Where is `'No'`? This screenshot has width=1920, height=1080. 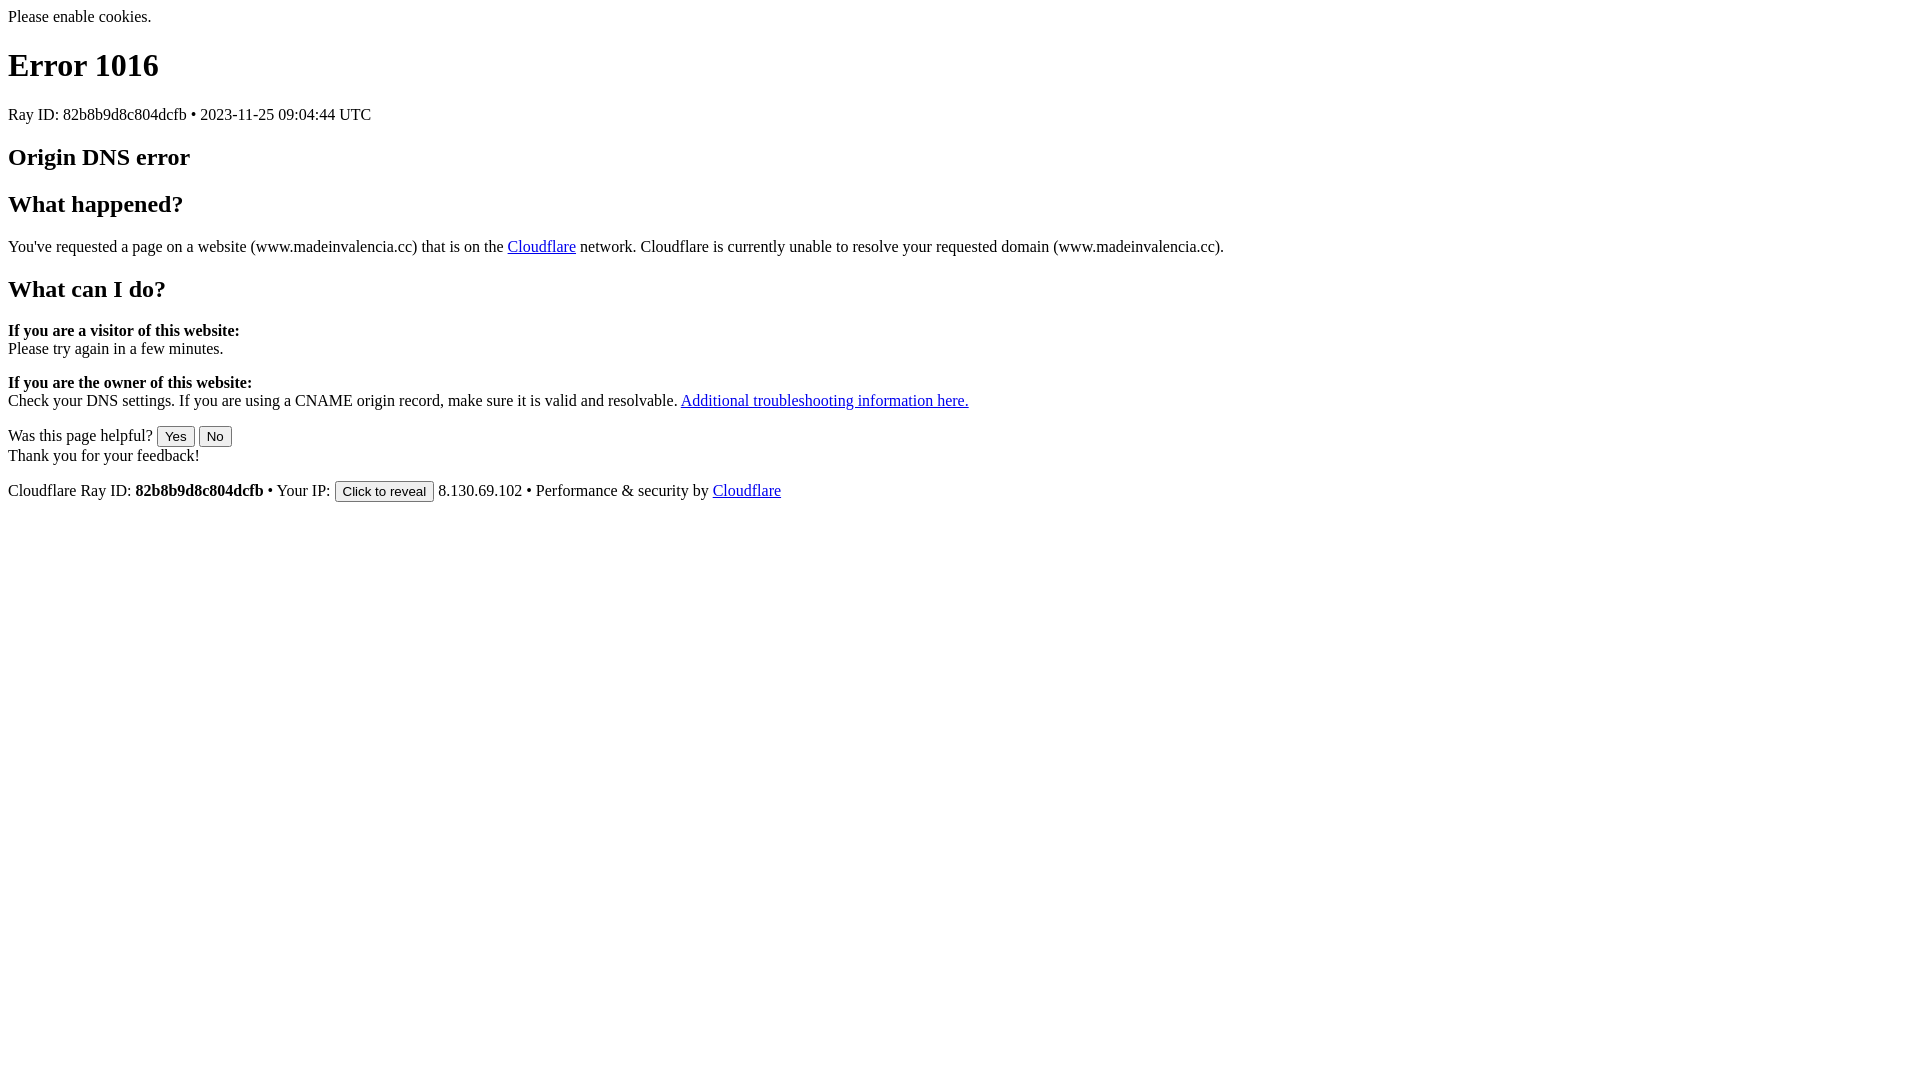 'No' is located at coordinates (215, 435).